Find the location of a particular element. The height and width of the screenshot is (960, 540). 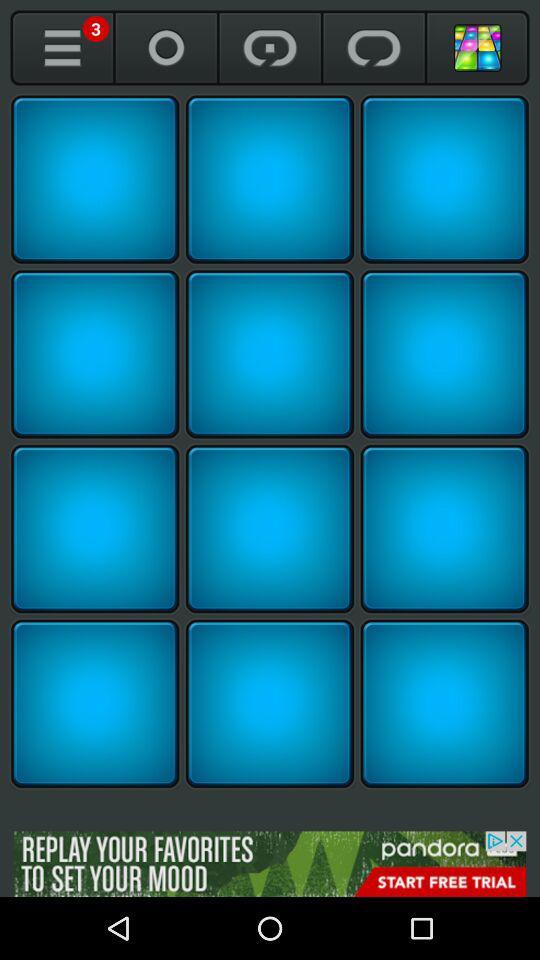

color tile is located at coordinates (94, 354).